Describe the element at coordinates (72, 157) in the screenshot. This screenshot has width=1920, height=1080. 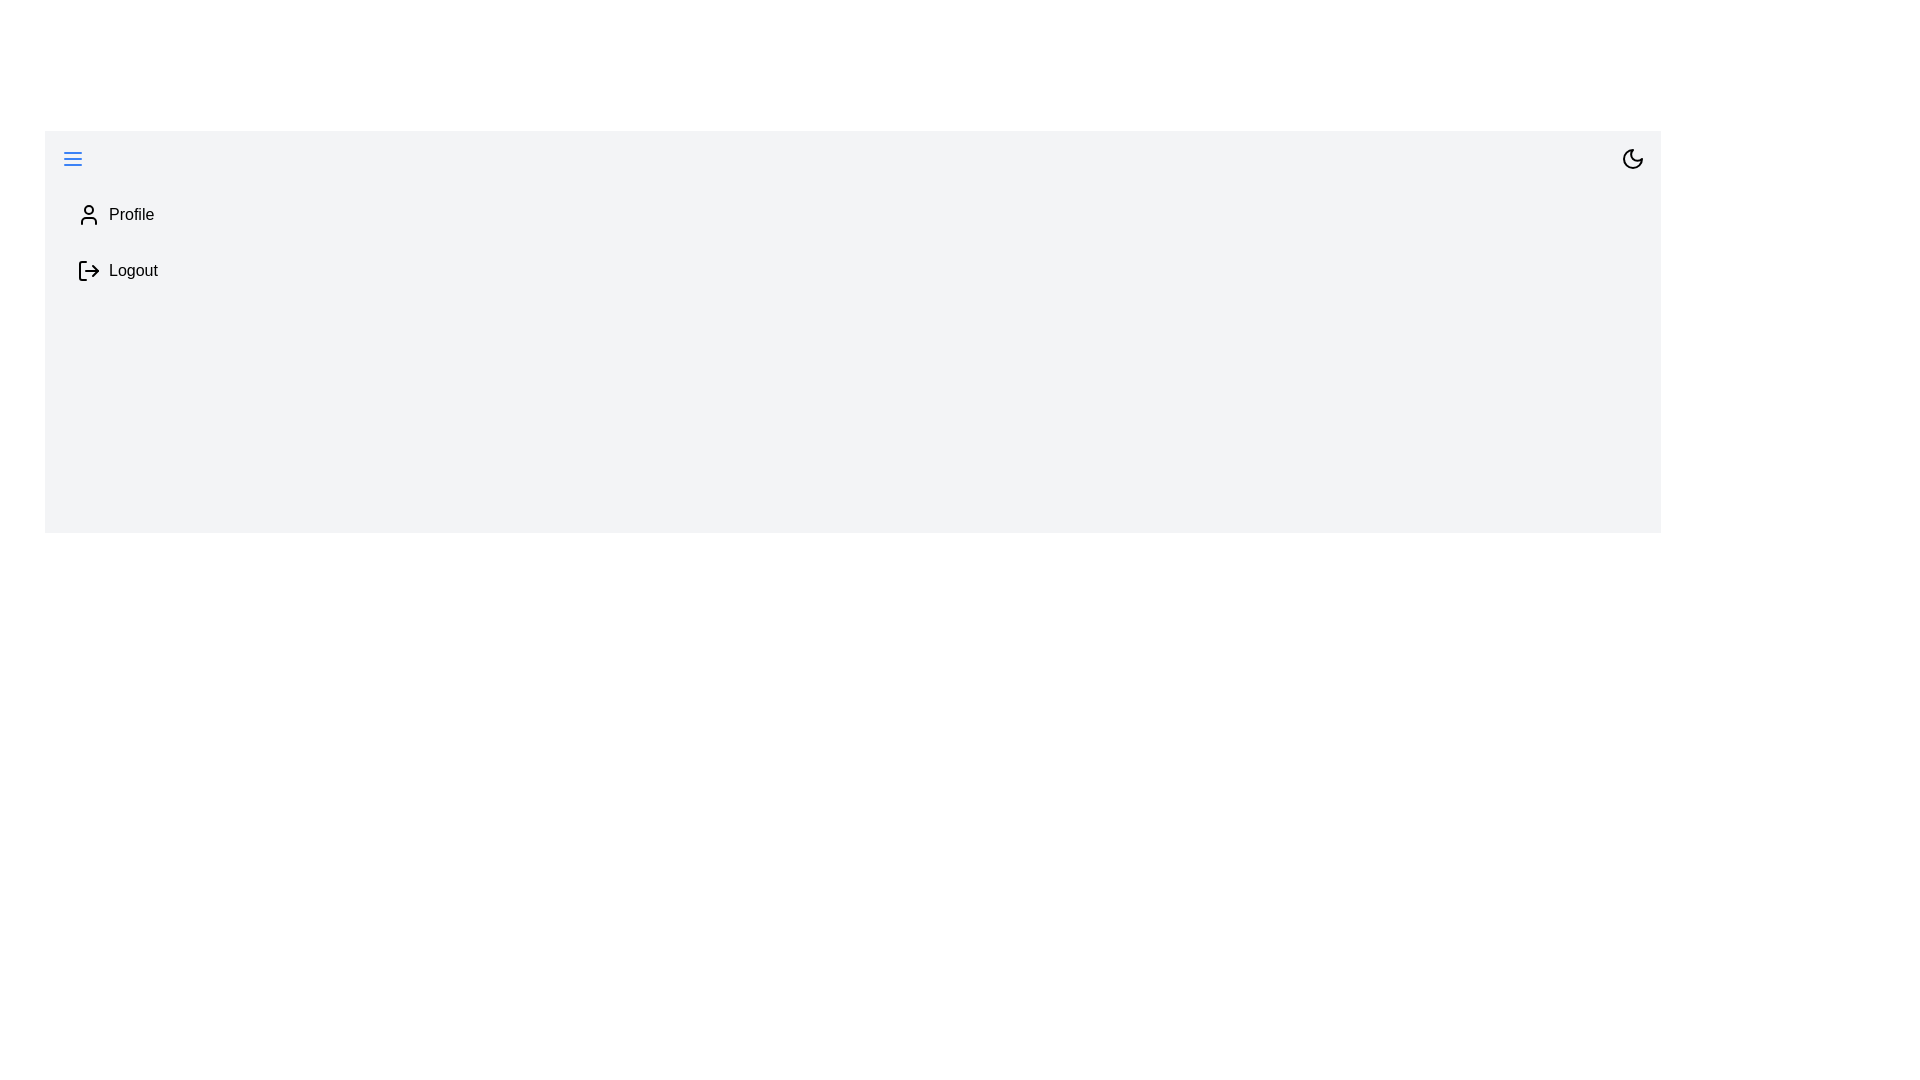
I see `the blue hamburger menu icon consisting of three parallel horizontal lines` at that location.